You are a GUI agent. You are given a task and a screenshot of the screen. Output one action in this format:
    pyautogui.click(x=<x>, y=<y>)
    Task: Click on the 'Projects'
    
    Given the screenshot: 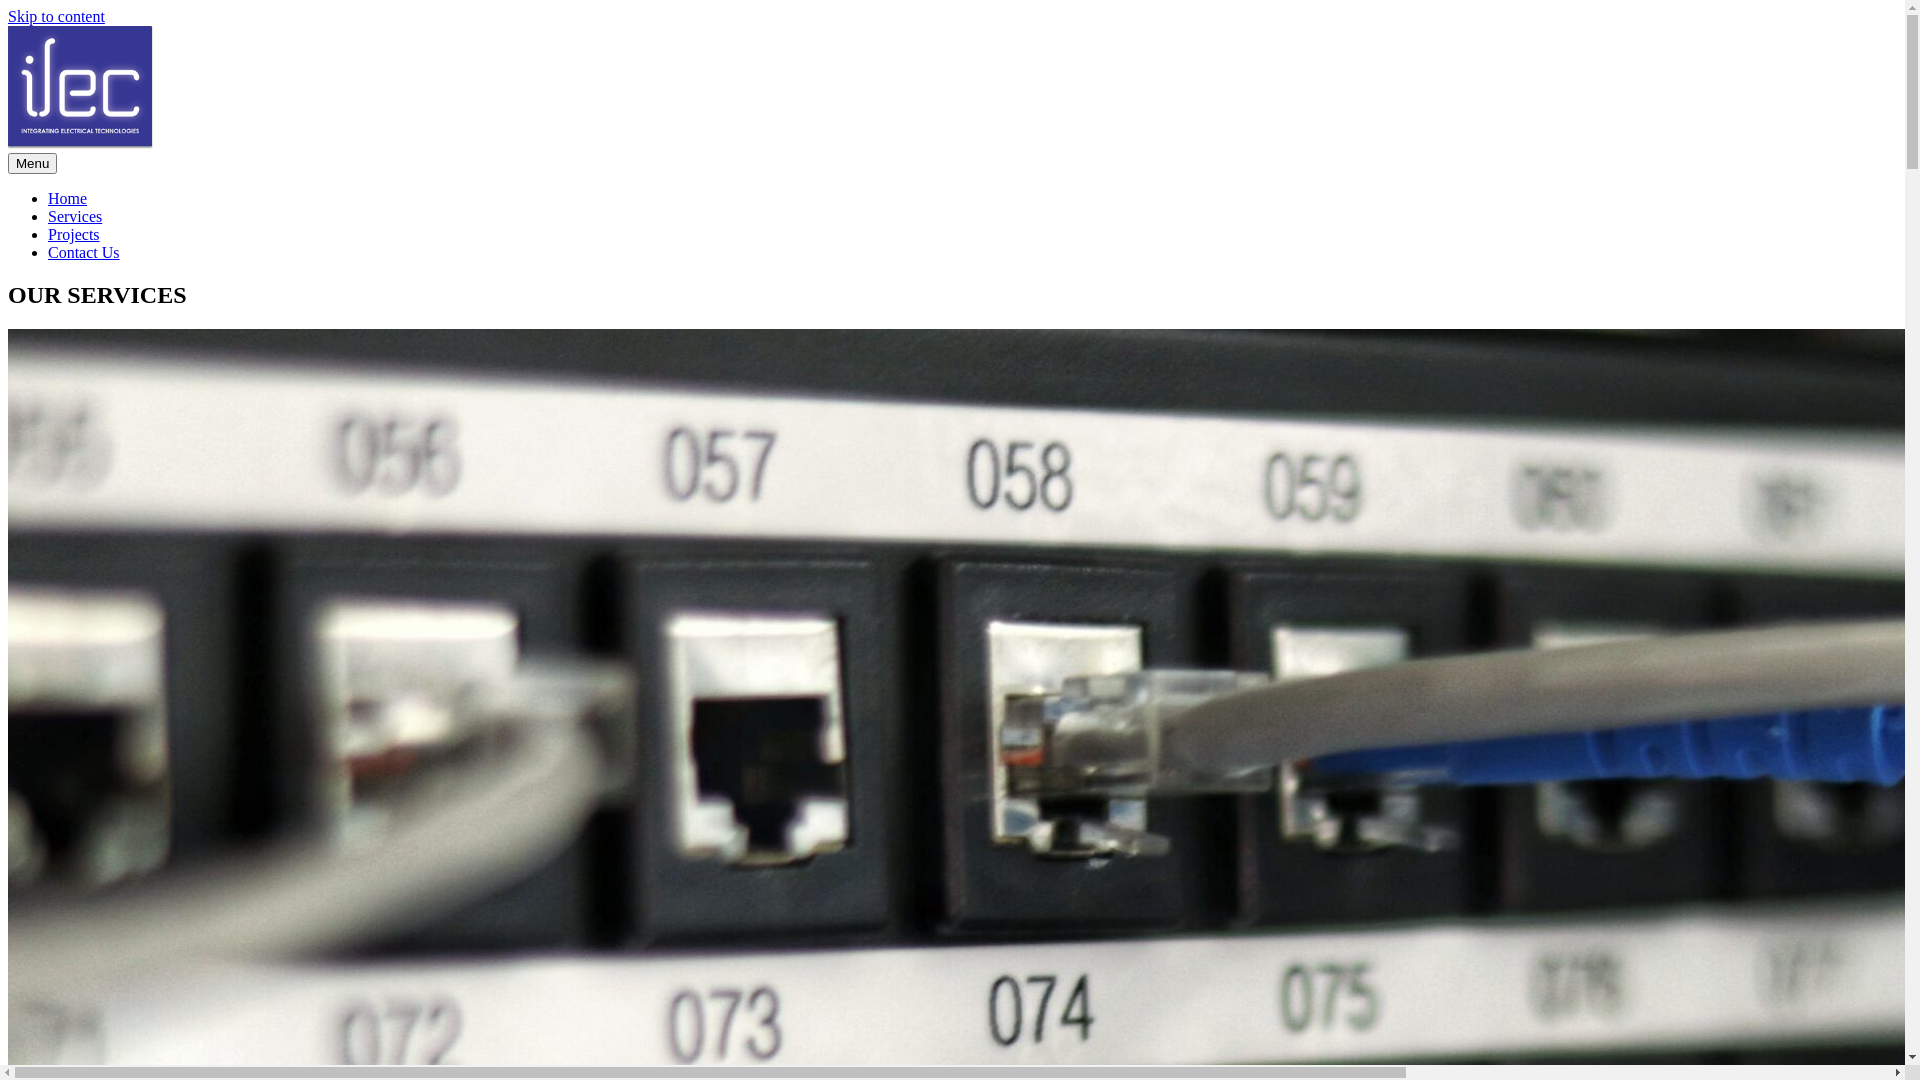 What is the action you would take?
    pyautogui.click(x=73, y=233)
    